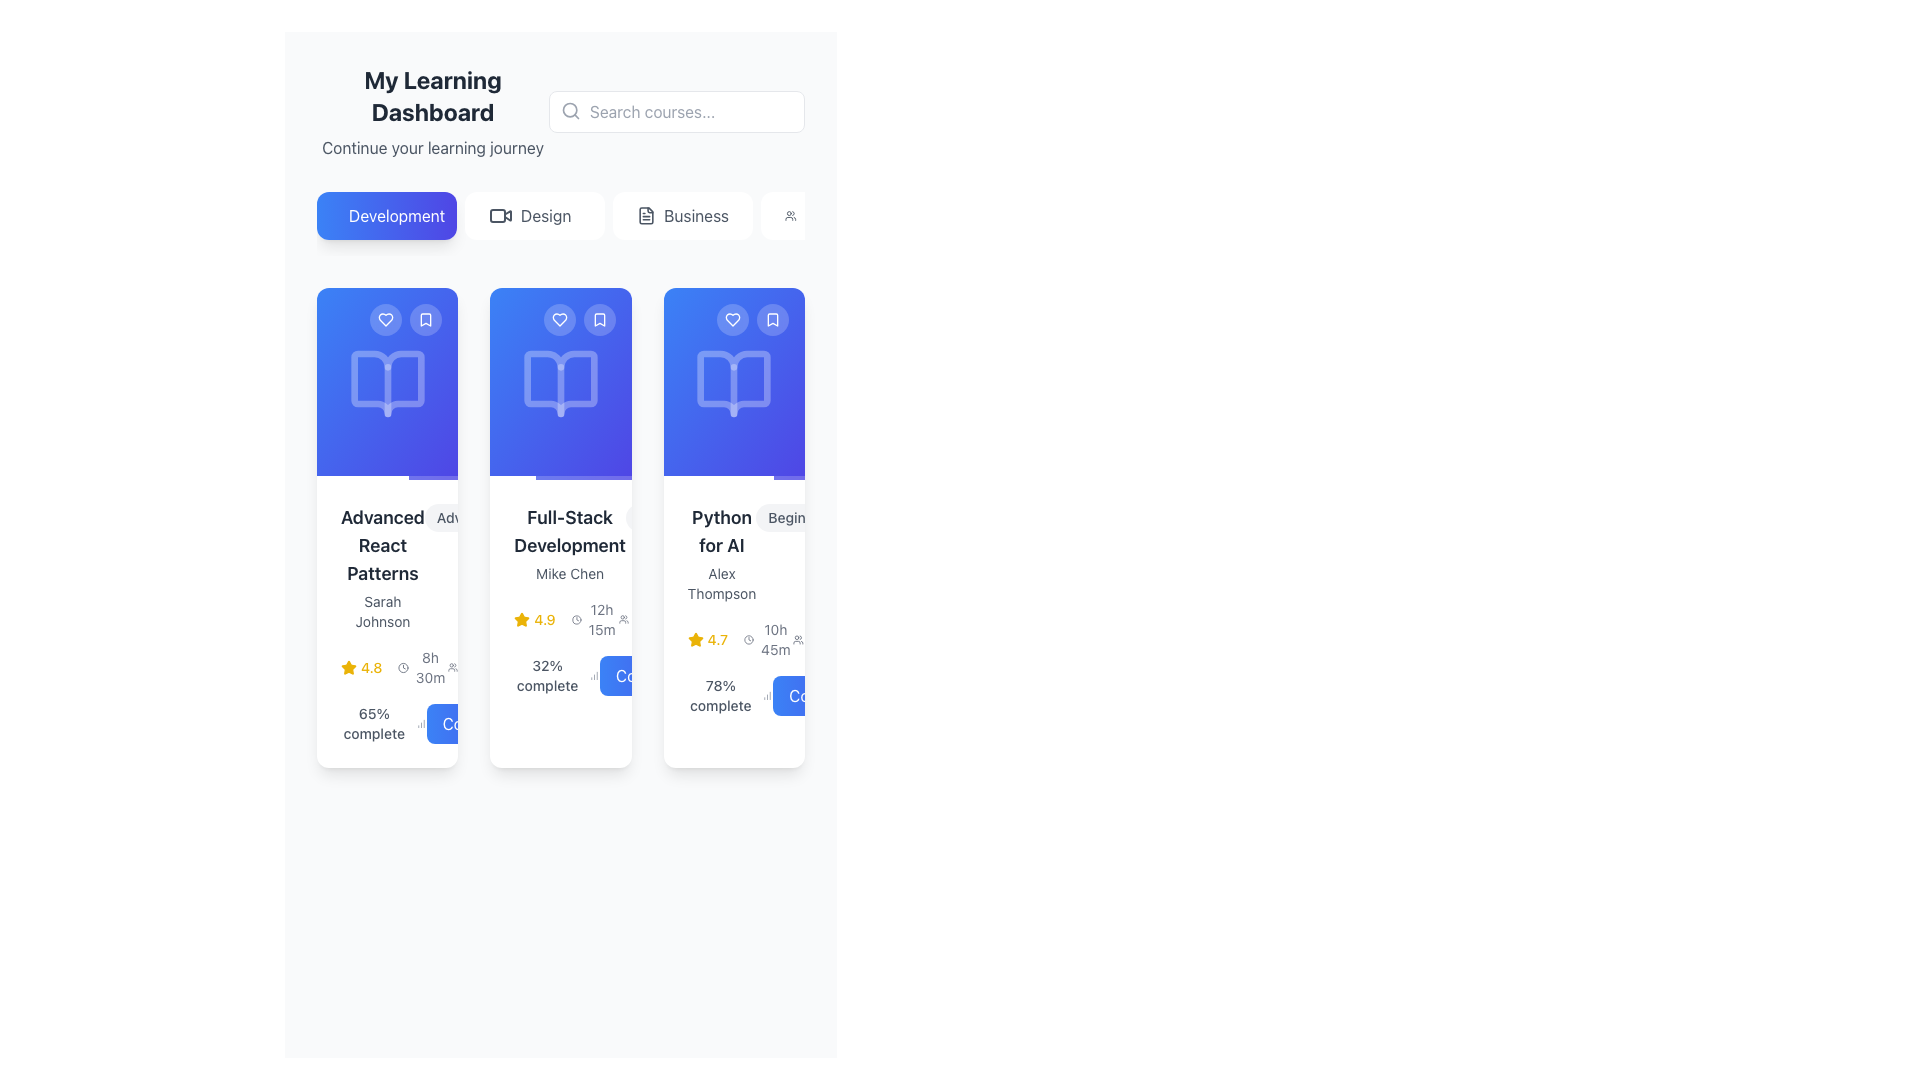 Image resolution: width=1920 pixels, height=1080 pixels. What do you see at coordinates (452, 667) in the screenshot?
I see `the icon representing 'students' located near the text '1234 students' in the bottom-right section of the dashboard interface` at bounding box center [452, 667].